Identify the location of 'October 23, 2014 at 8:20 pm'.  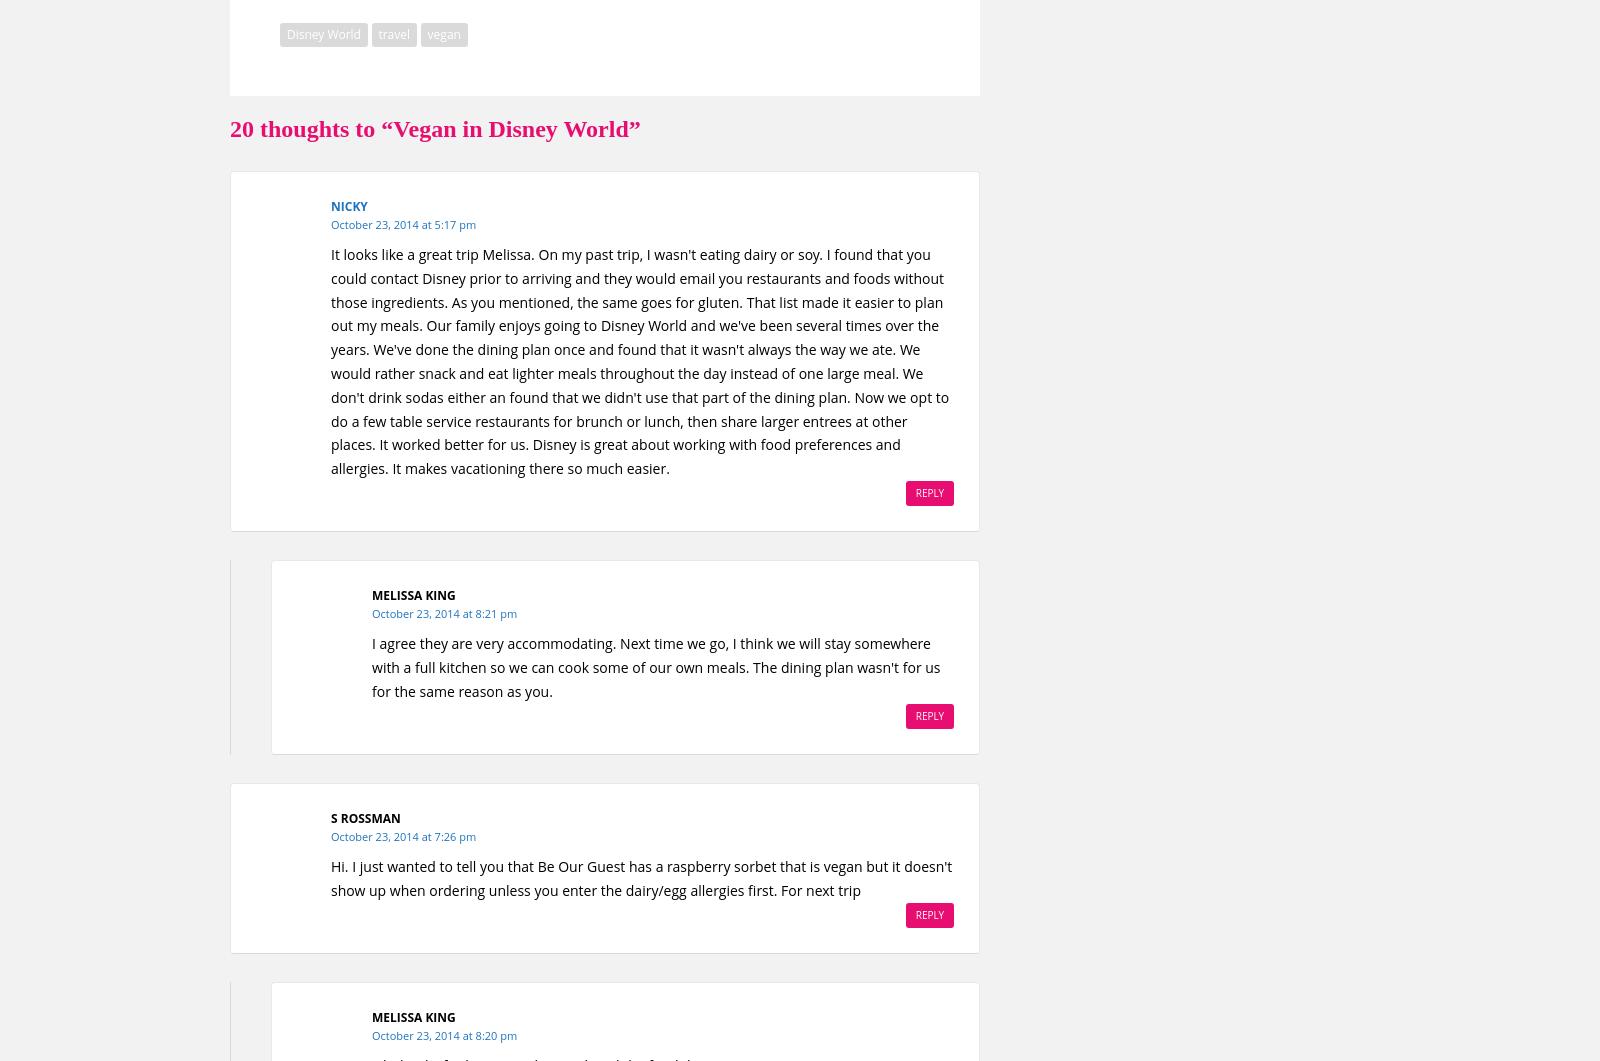
(443, 1034).